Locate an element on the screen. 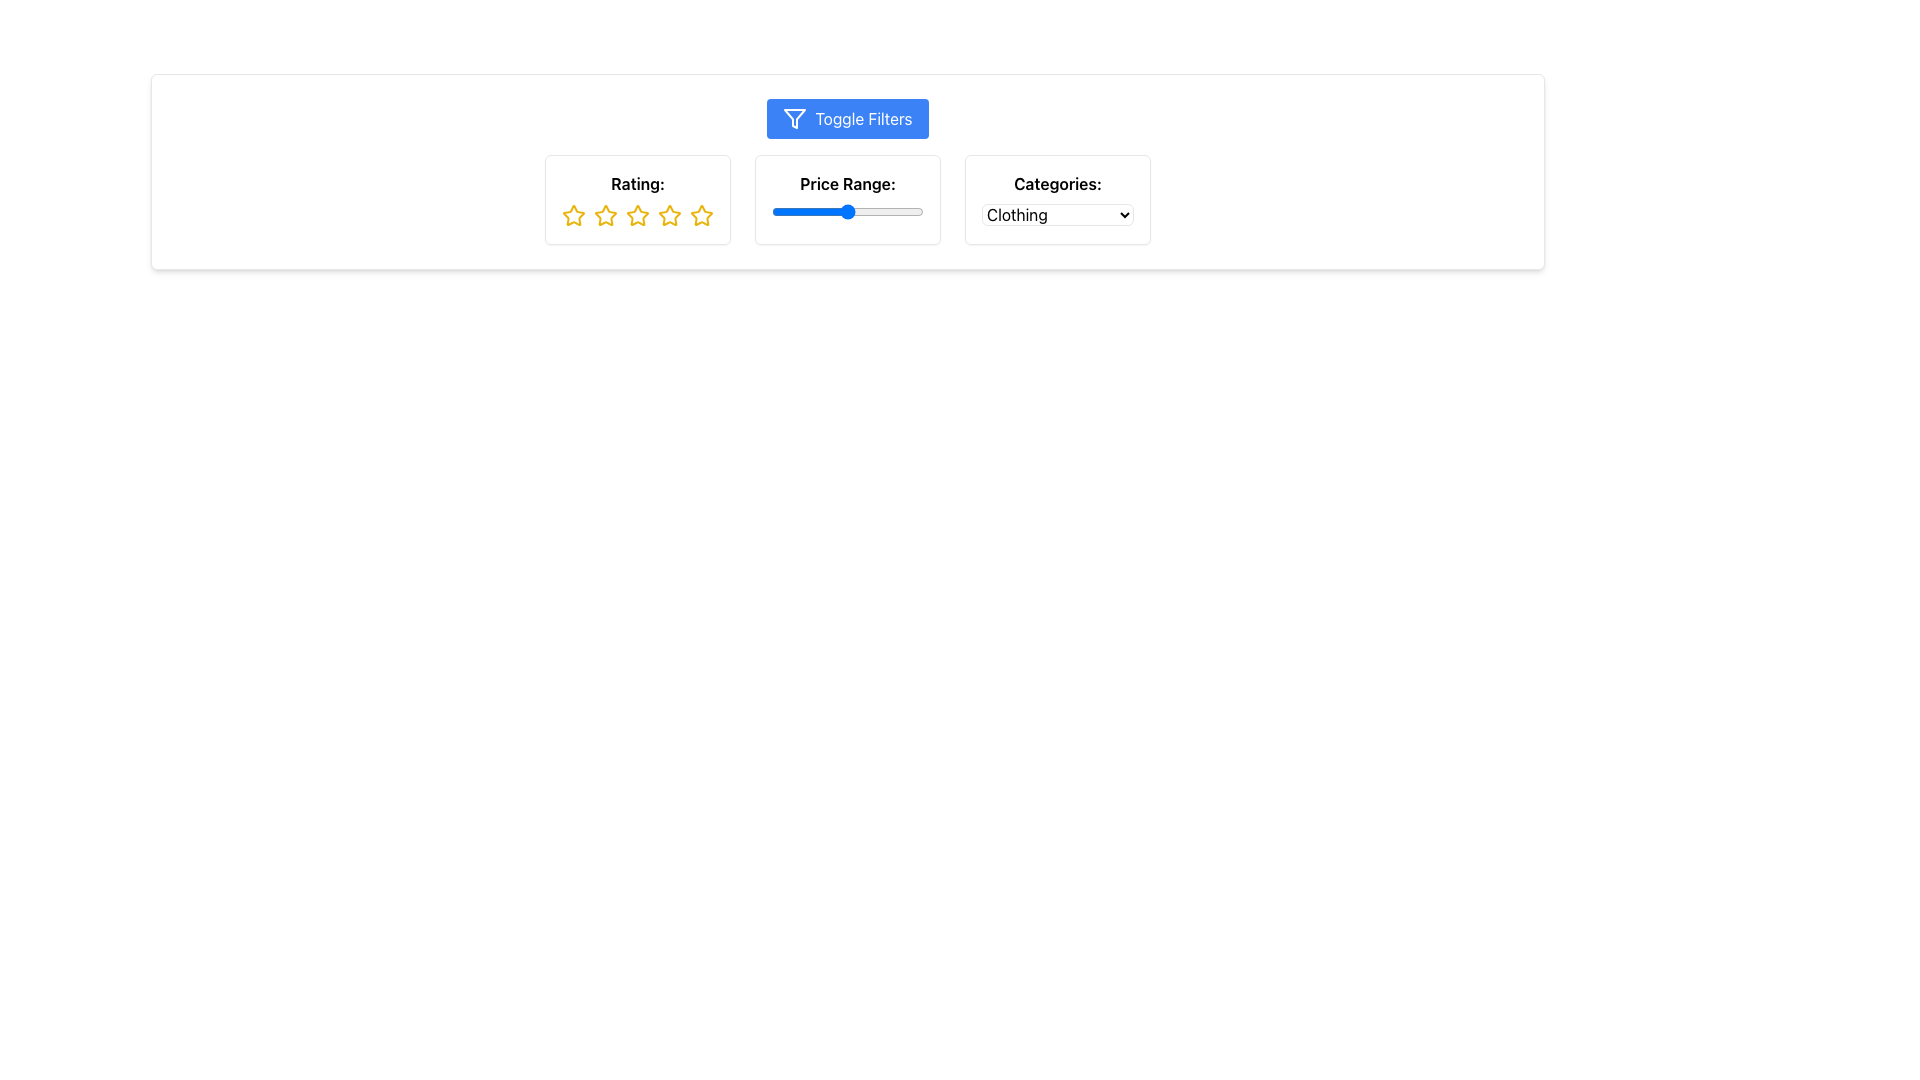 This screenshot has width=1920, height=1080. the third star icon in the rating system is located at coordinates (637, 216).